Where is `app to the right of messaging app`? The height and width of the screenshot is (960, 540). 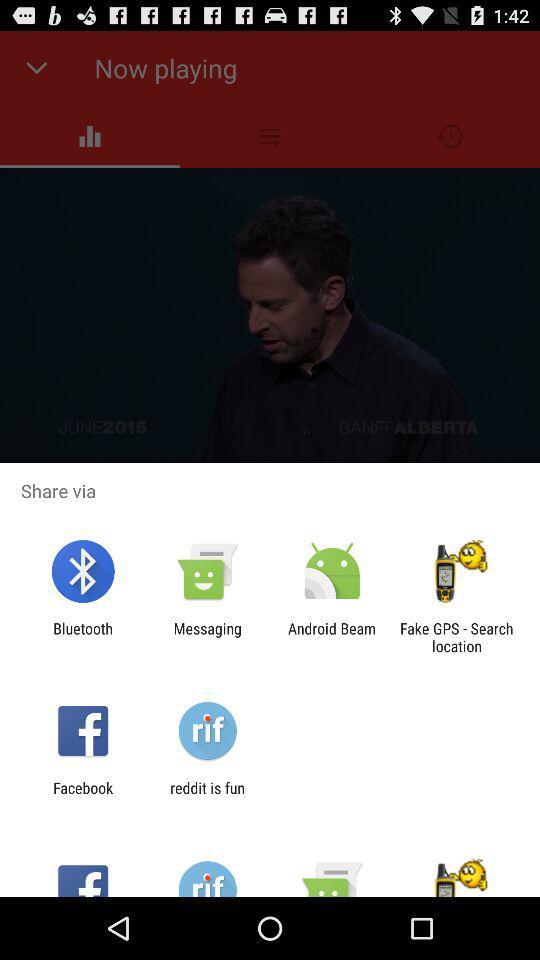
app to the right of messaging app is located at coordinates (332, 636).